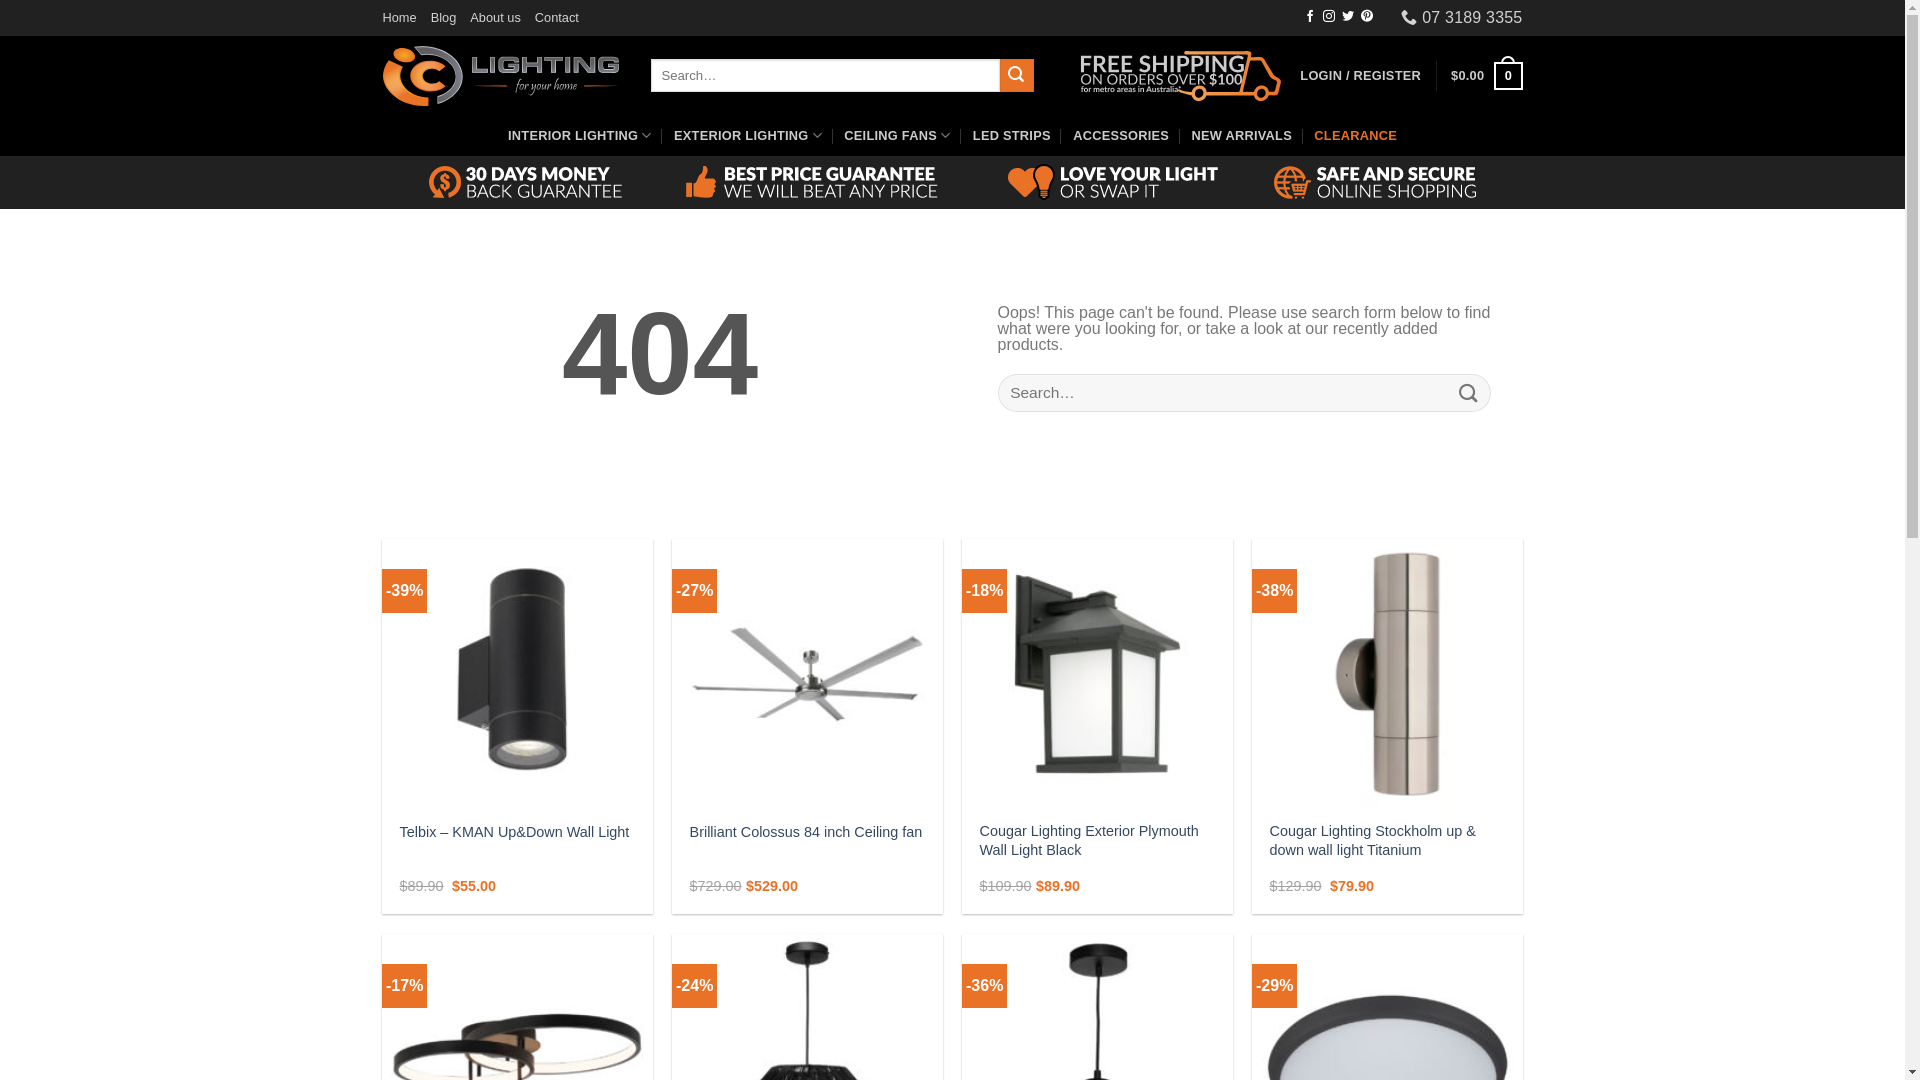 Image resolution: width=1920 pixels, height=1080 pixels. I want to click on 'Follow on Facebook', so click(1304, 16).